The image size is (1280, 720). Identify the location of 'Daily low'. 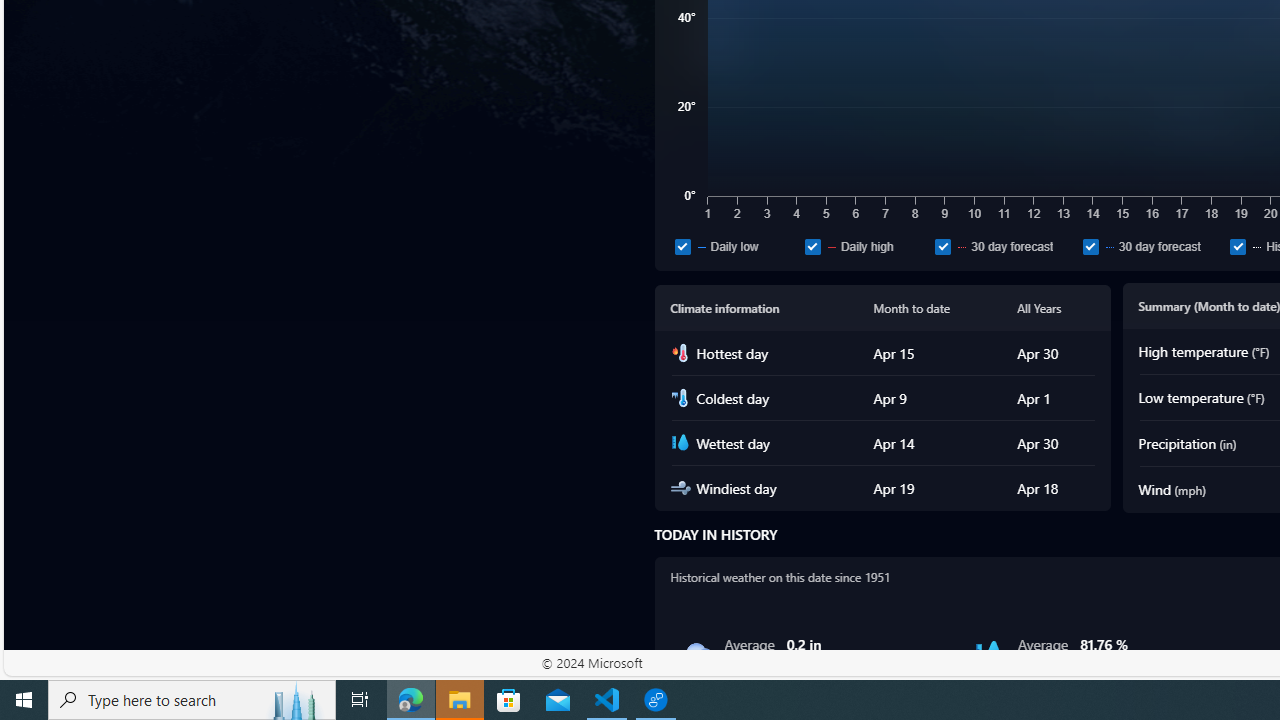
(682, 245).